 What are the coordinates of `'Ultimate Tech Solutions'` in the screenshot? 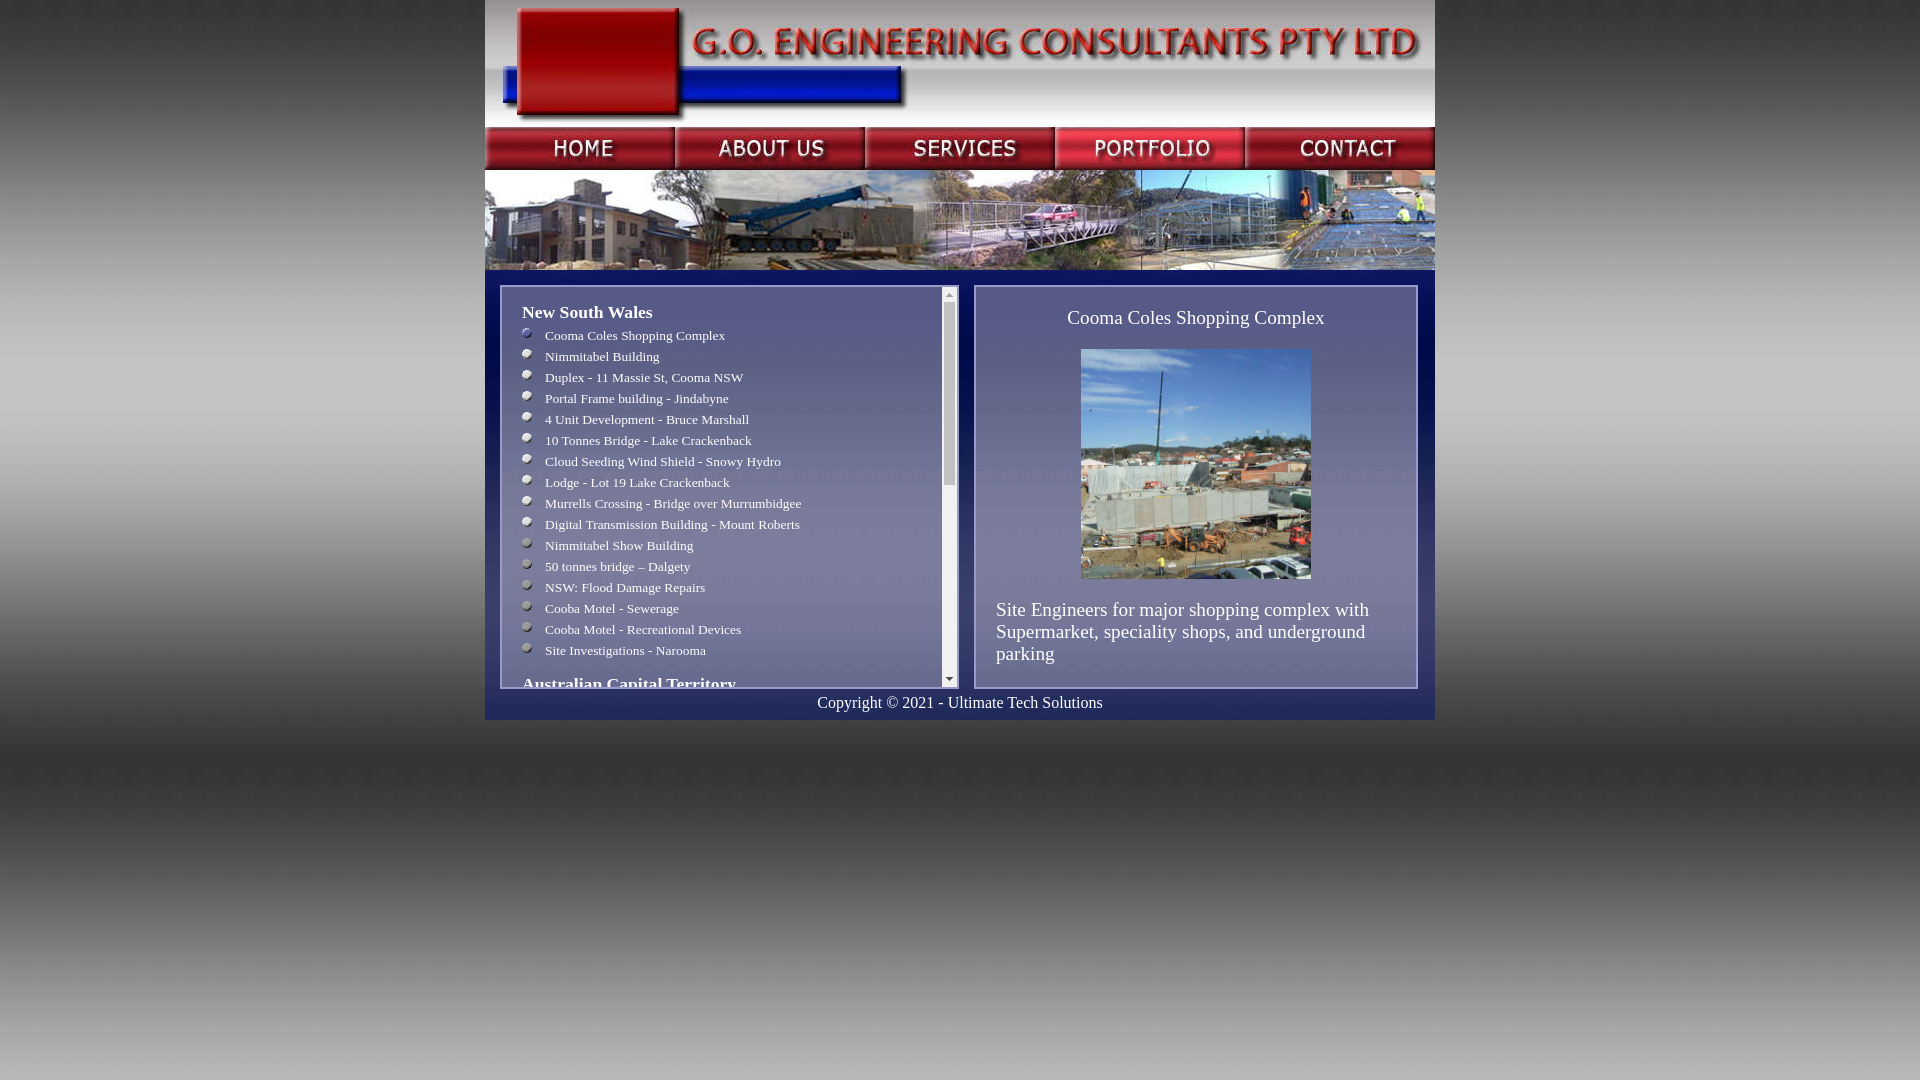 It's located at (1025, 701).